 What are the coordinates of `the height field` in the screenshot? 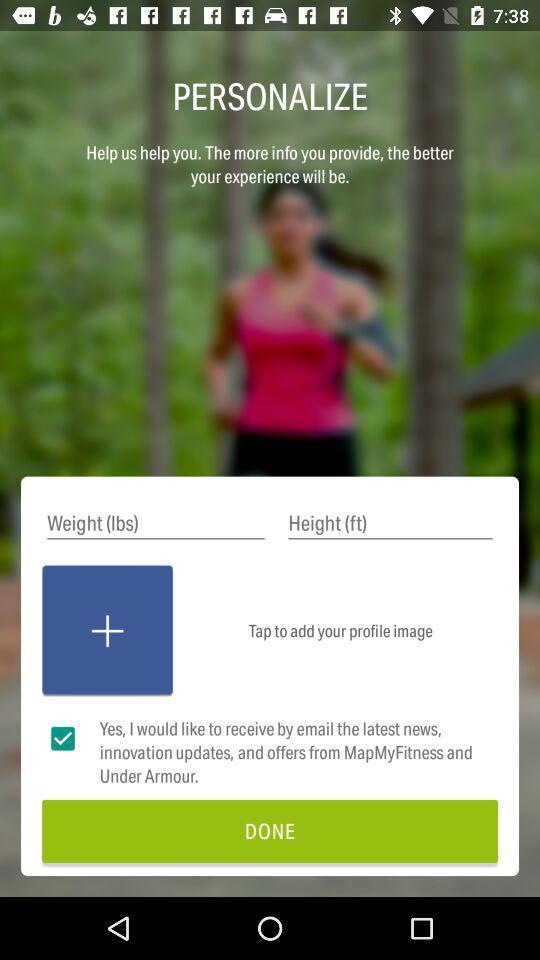 It's located at (390, 522).